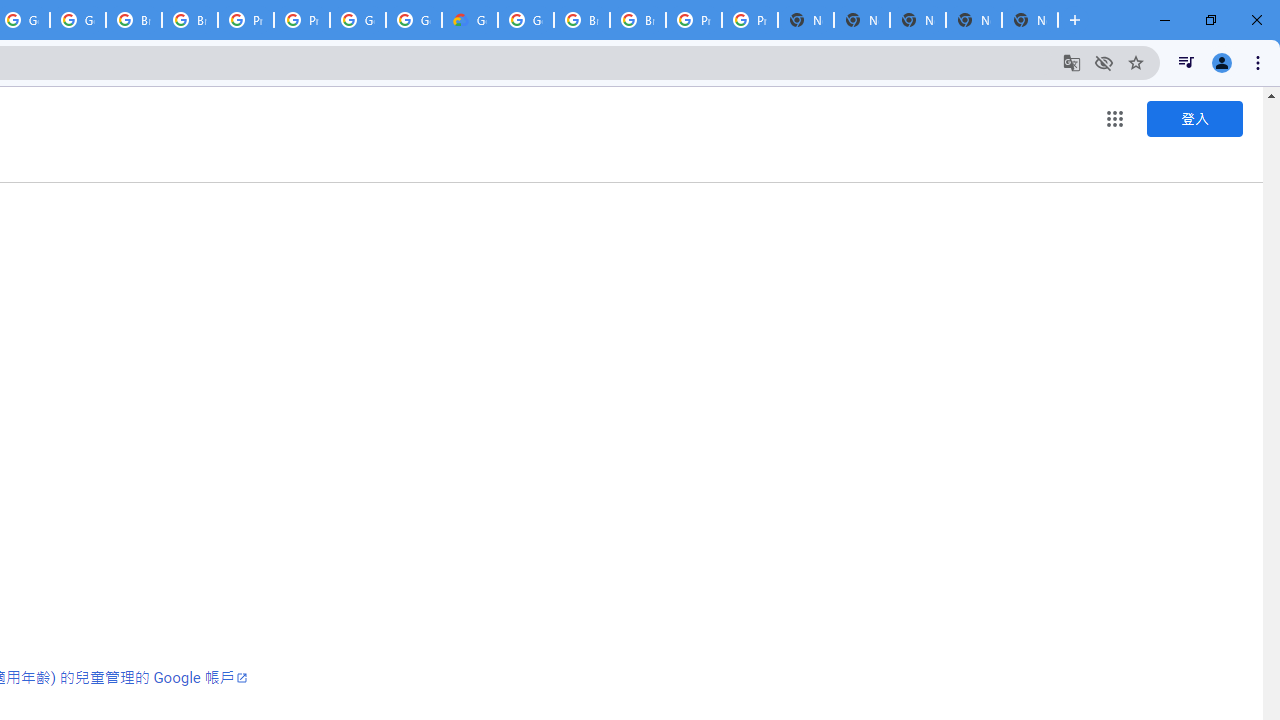 This screenshot has width=1280, height=720. What do you see at coordinates (1030, 20) in the screenshot?
I see `'New Tab'` at bounding box center [1030, 20].